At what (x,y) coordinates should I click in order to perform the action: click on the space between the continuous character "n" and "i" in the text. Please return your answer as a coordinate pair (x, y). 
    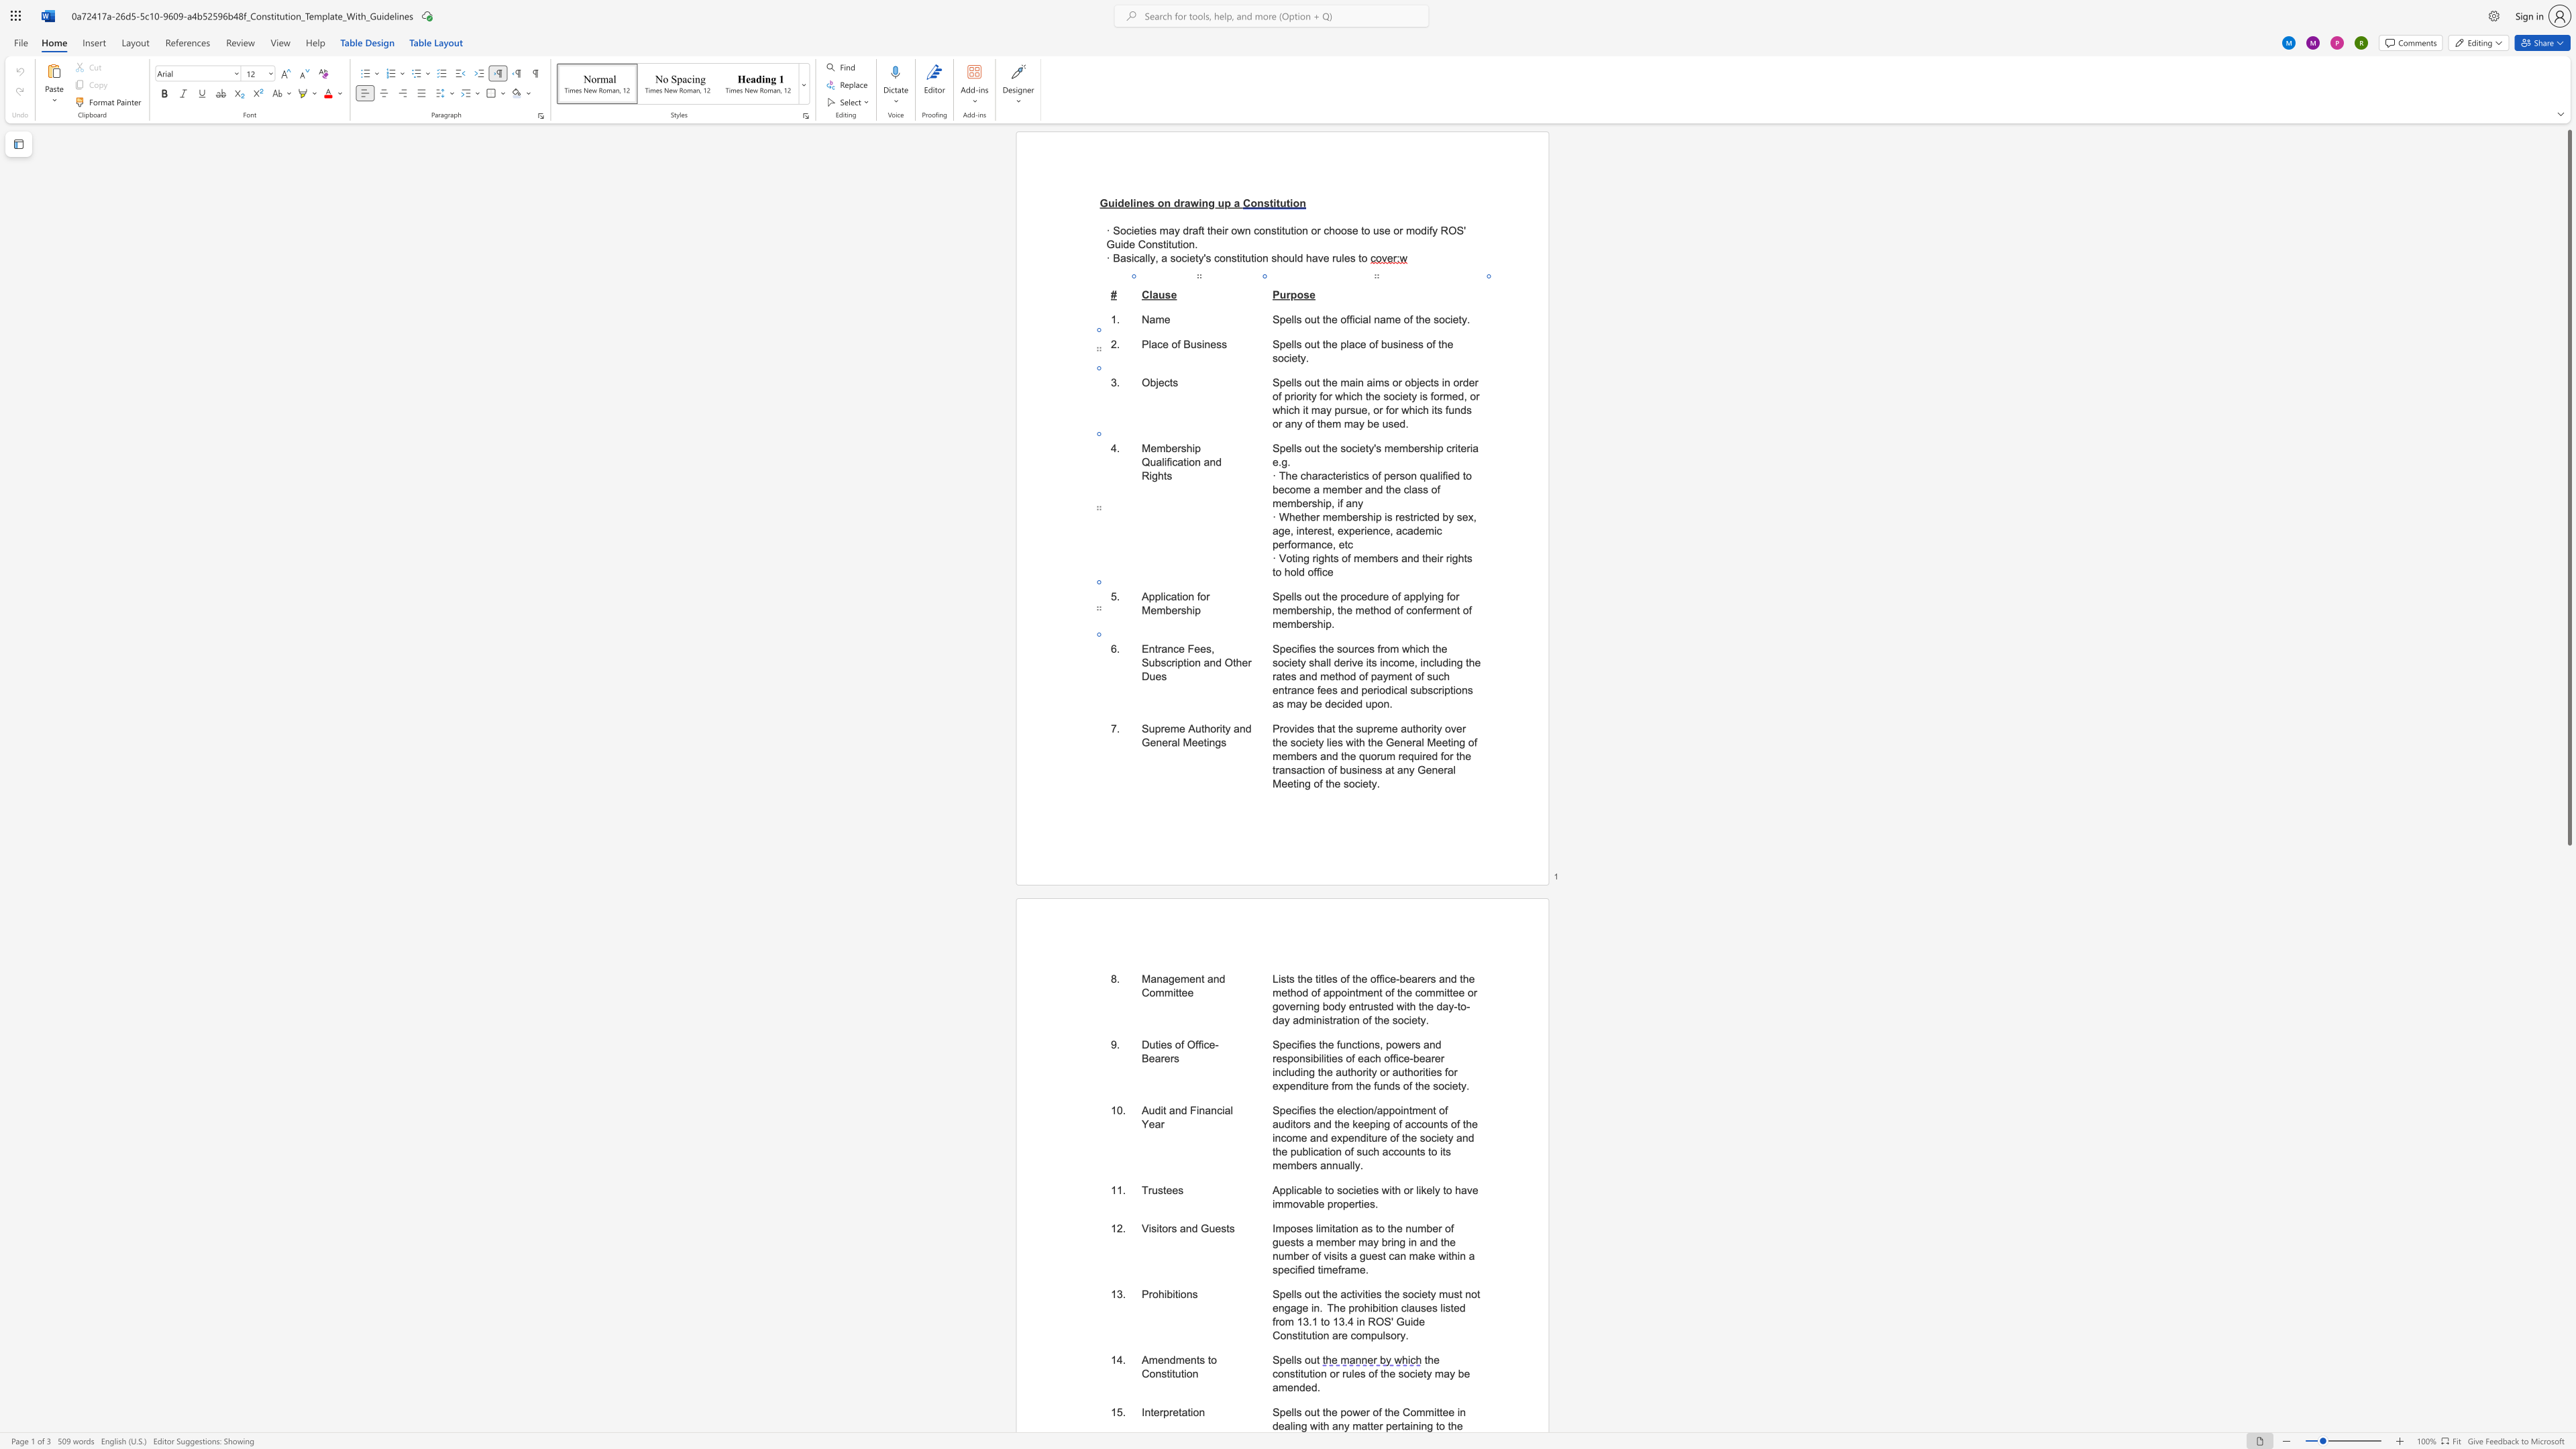
    Looking at the image, I should click on (1417, 1426).